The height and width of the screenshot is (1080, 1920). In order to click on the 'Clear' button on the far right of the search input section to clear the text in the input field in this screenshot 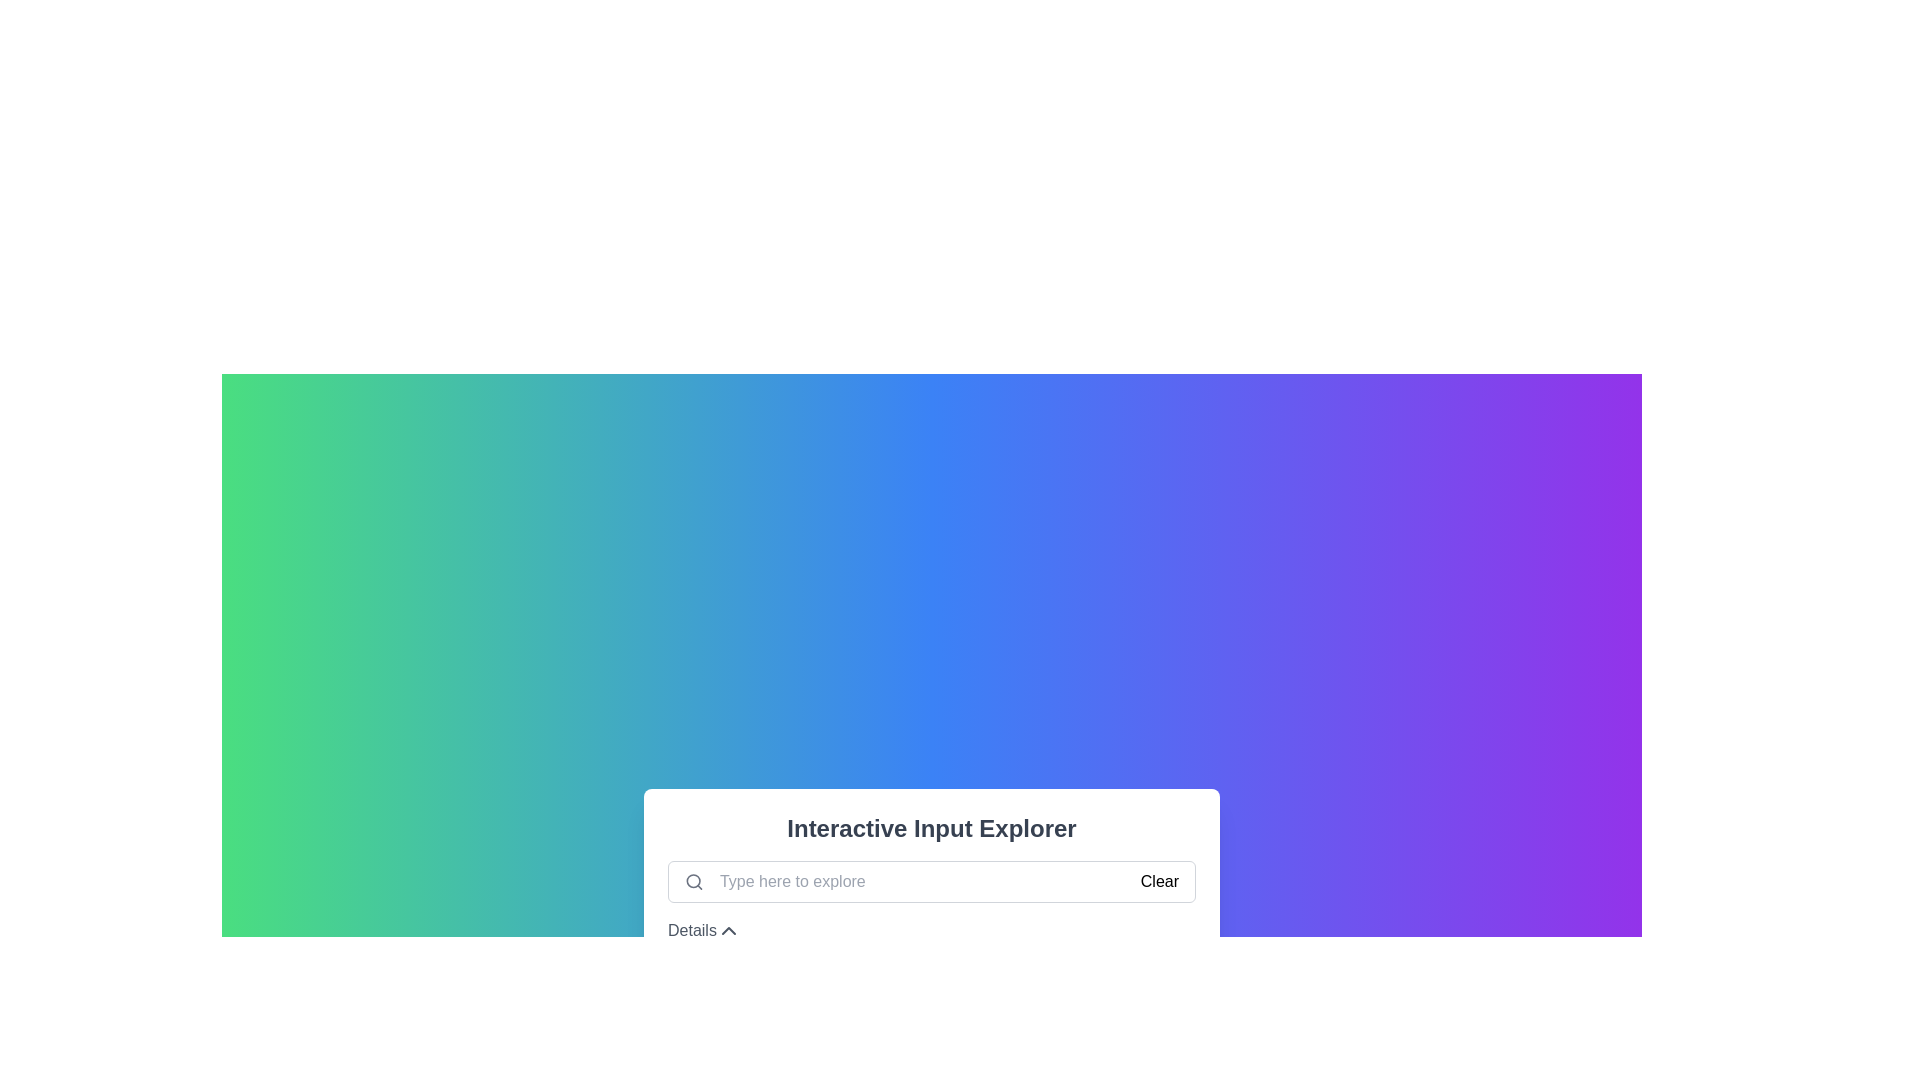, I will do `click(1159, 881)`.